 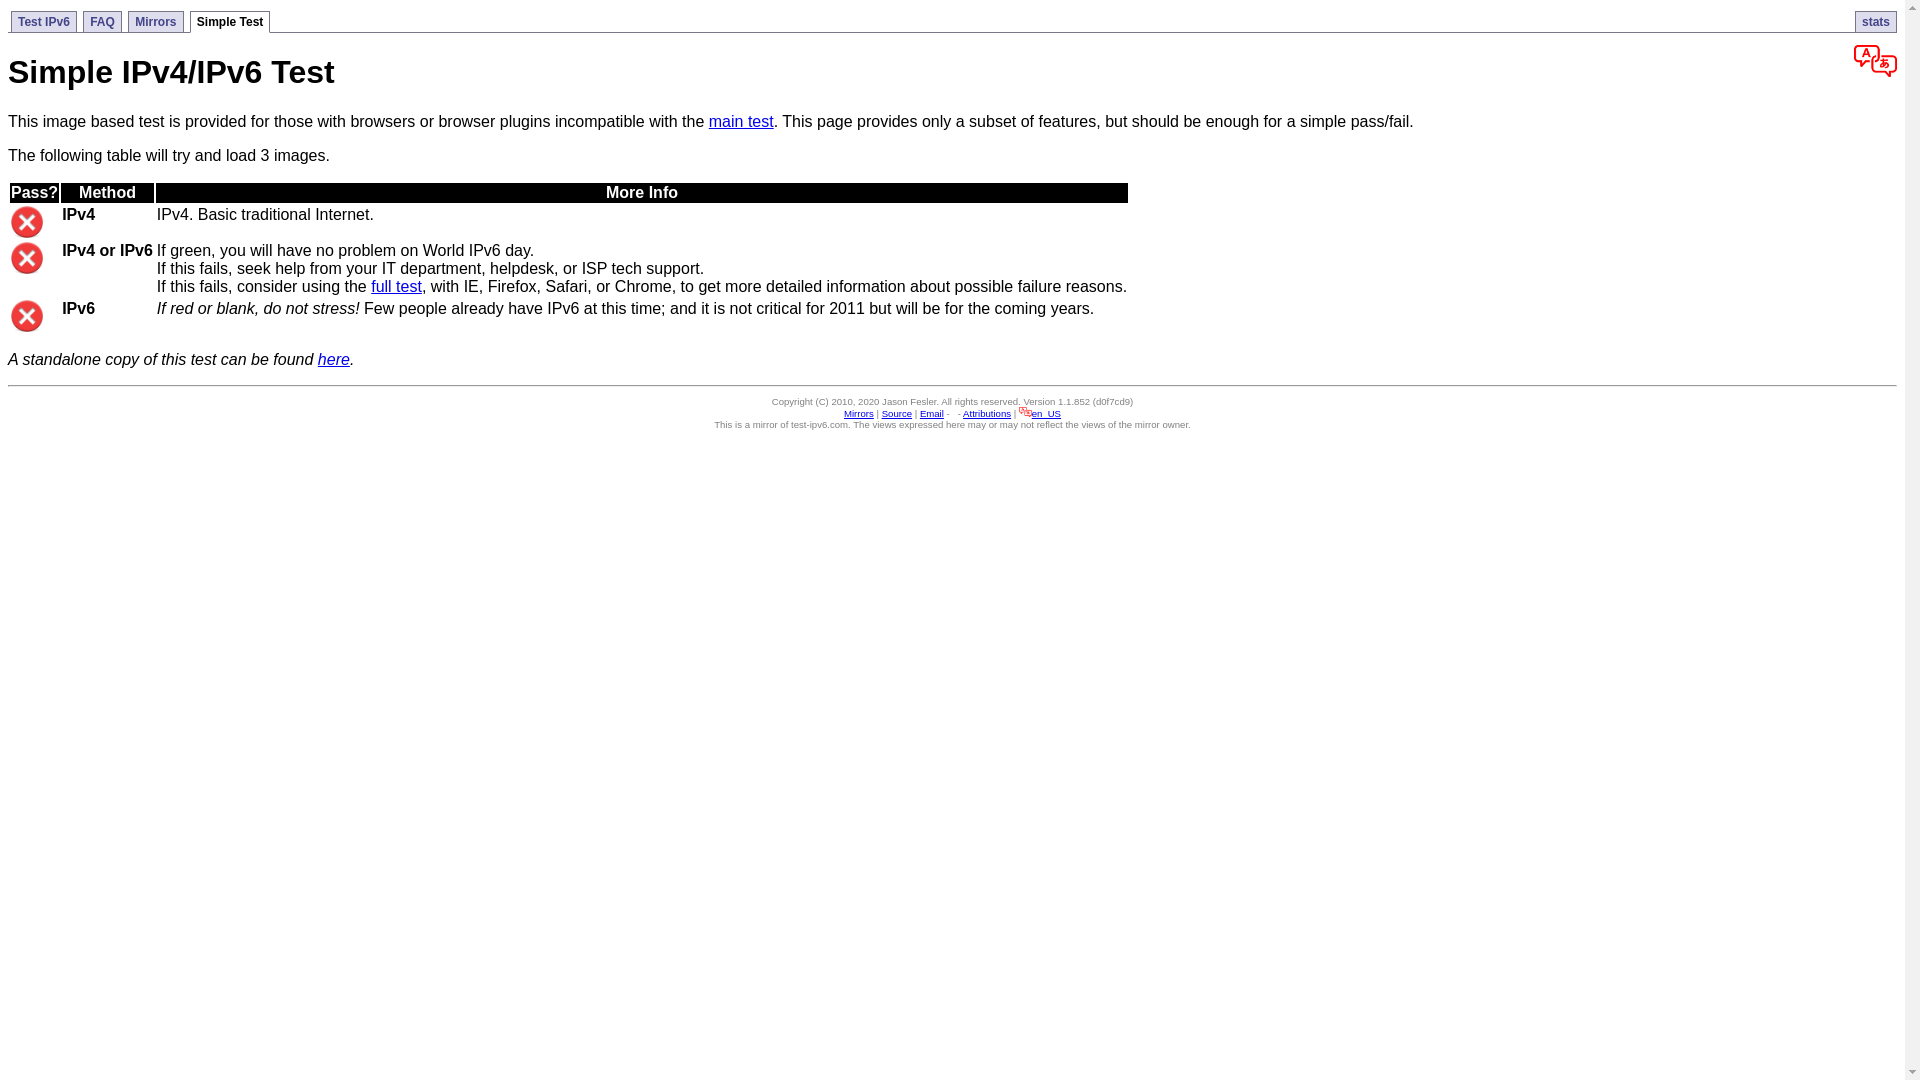 I want to click on 'Simple Test', so click(x=190, y=22).